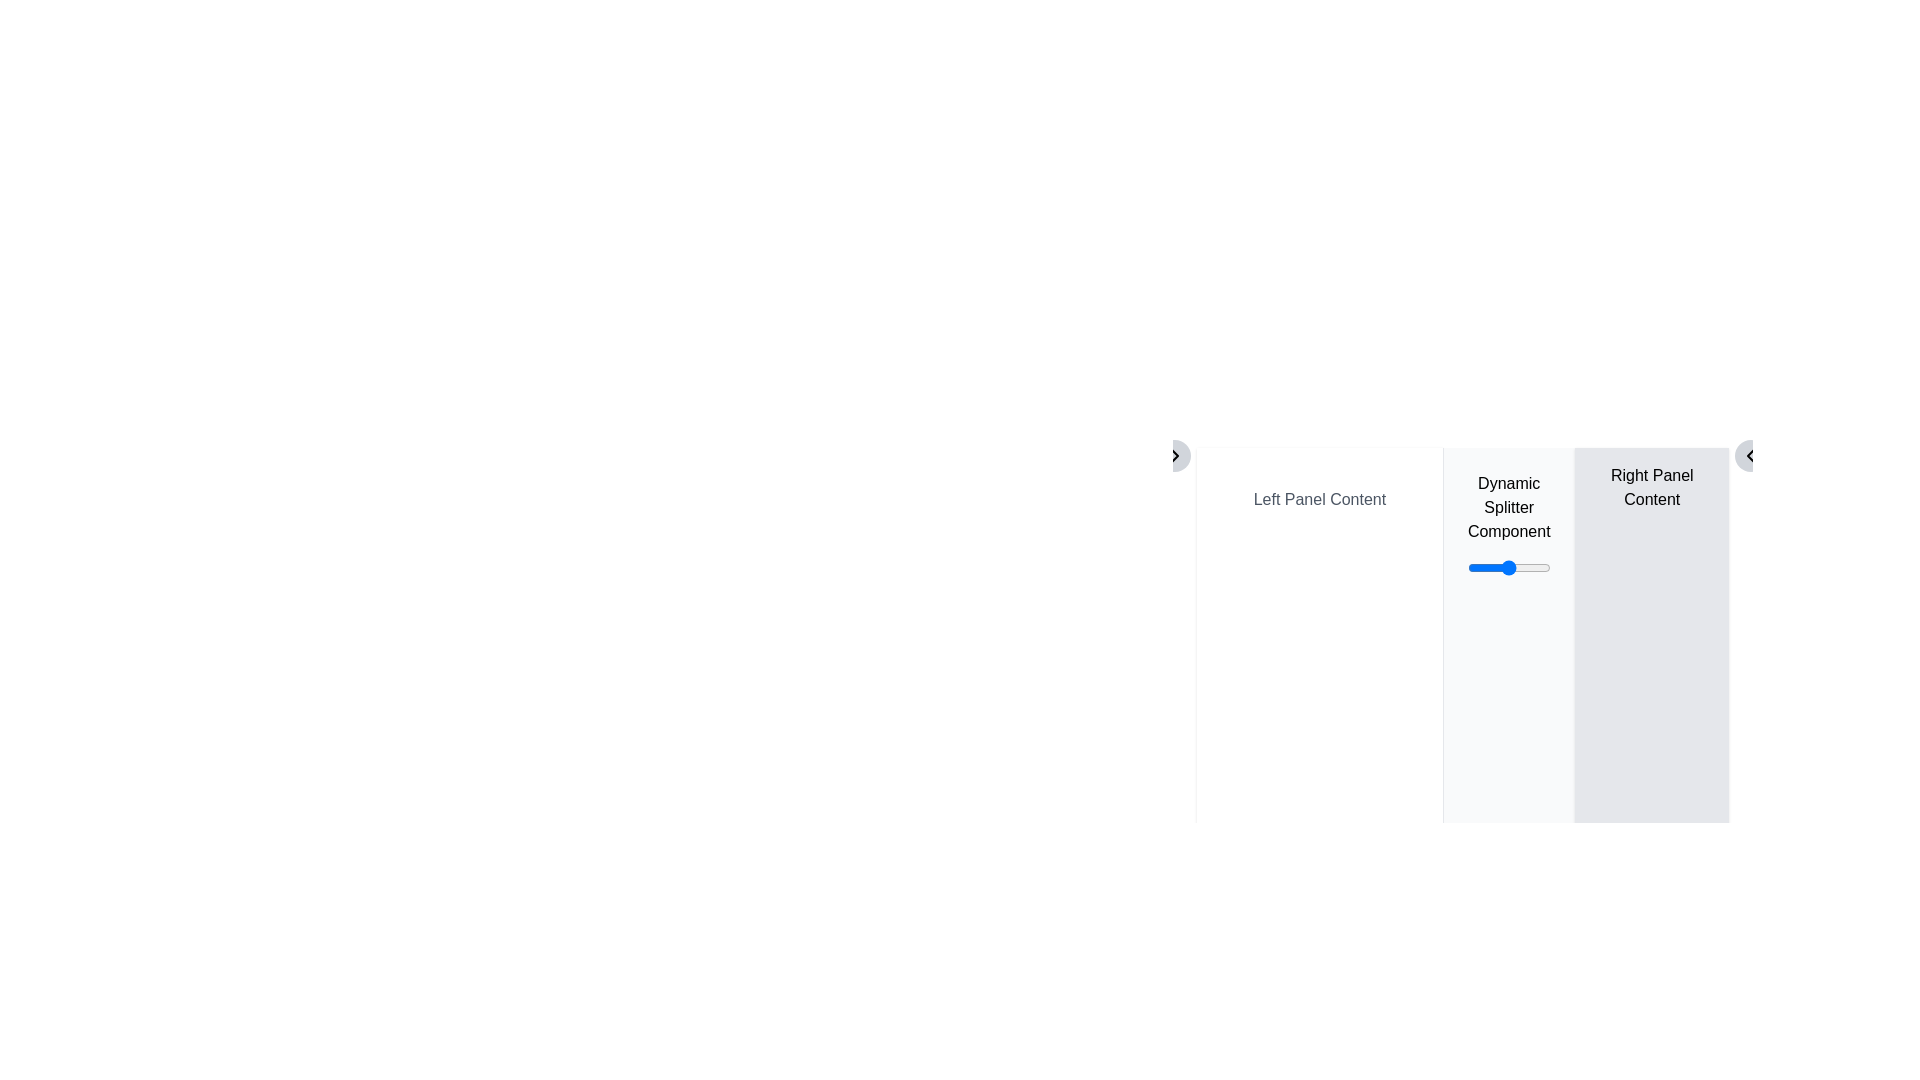 The width and height of the screenshot is (1920, 1080). I want to click on the right-pointing chevron icon located on the circular button, so click(1175, 455).